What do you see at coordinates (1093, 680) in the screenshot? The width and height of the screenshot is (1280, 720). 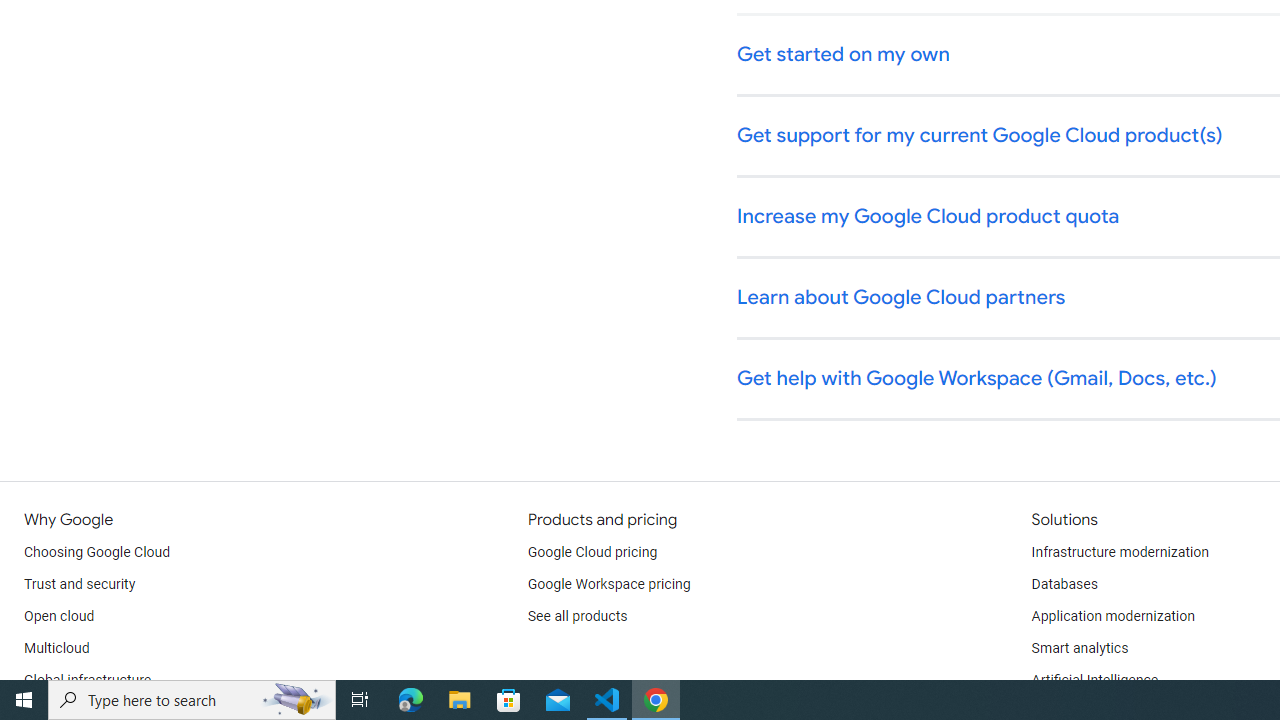 I see `'Artificial Intelligence'` at bounding box center [1093, 680].